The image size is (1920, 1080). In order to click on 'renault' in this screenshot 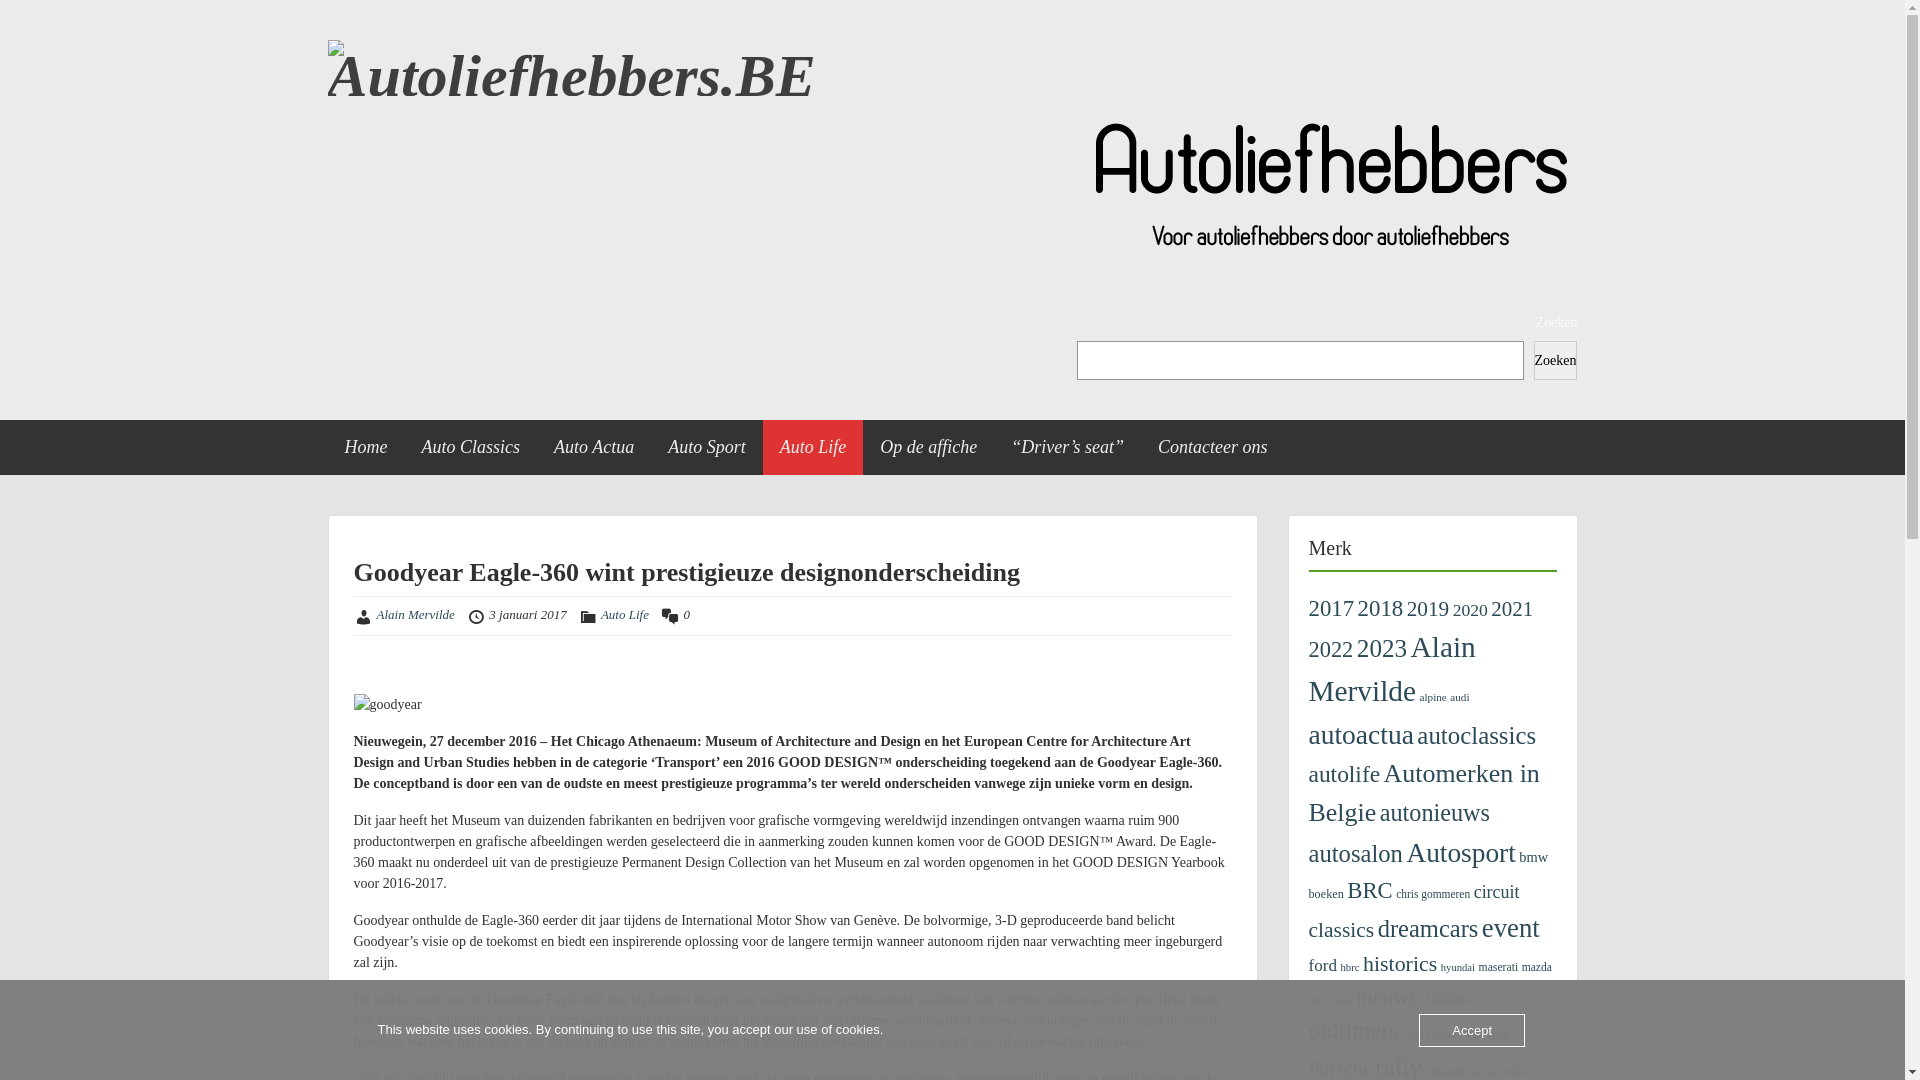, I will do `click(1446, 1070)`.